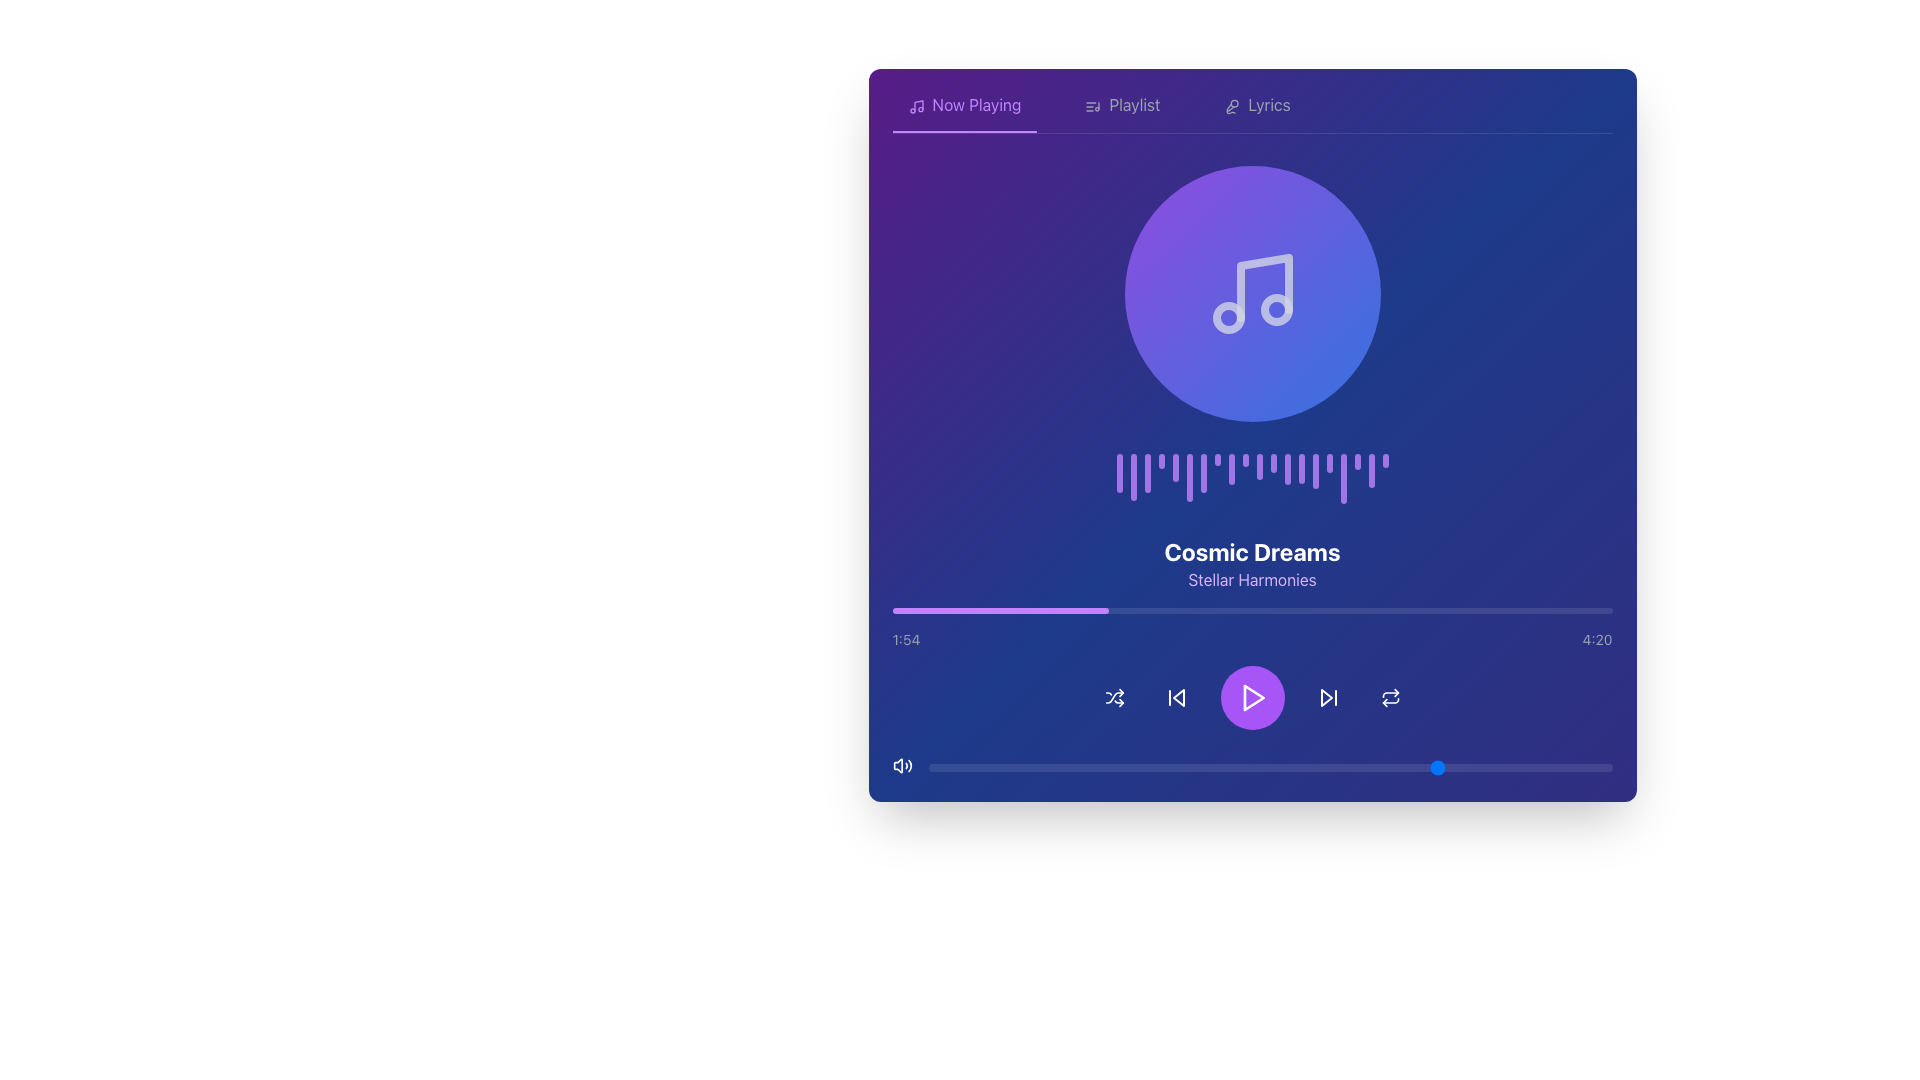 The width and height of the screenshot is (1920, 1080). What do you see at coordinates (1419, 766) in the screenshot?
I see `the slider` at bounding box center [1419, 766].